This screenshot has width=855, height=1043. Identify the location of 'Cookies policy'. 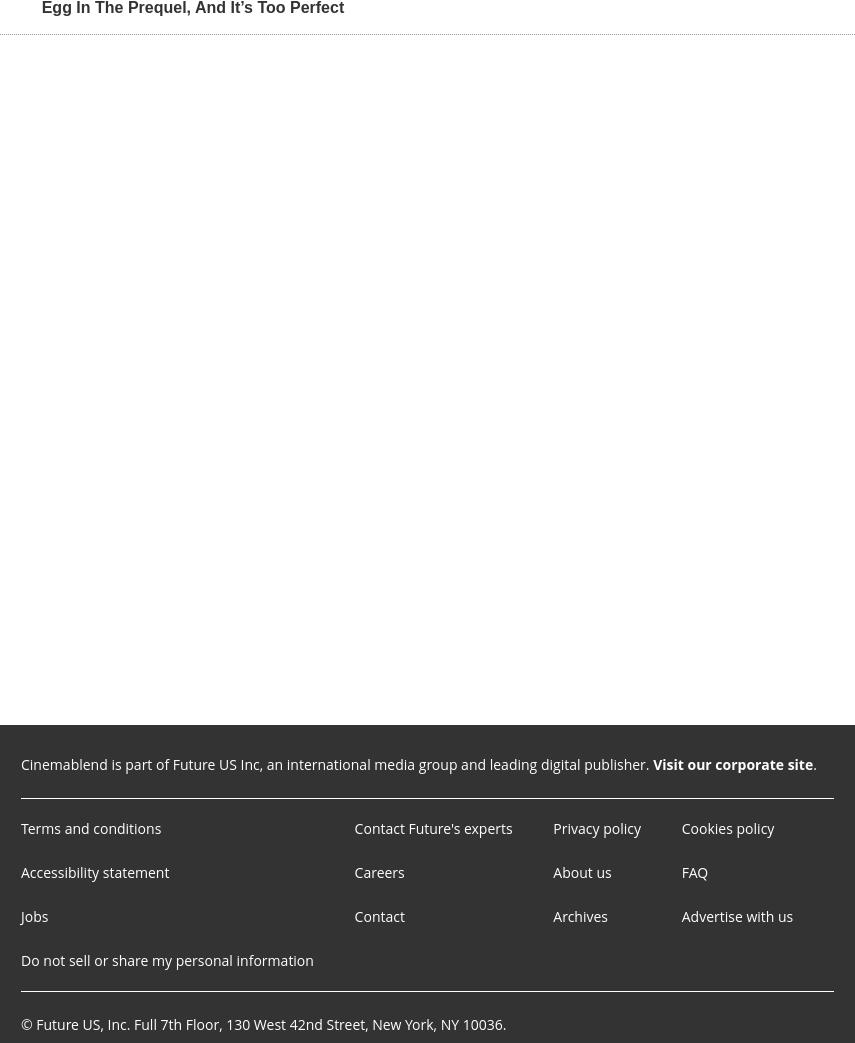
(727, 827).